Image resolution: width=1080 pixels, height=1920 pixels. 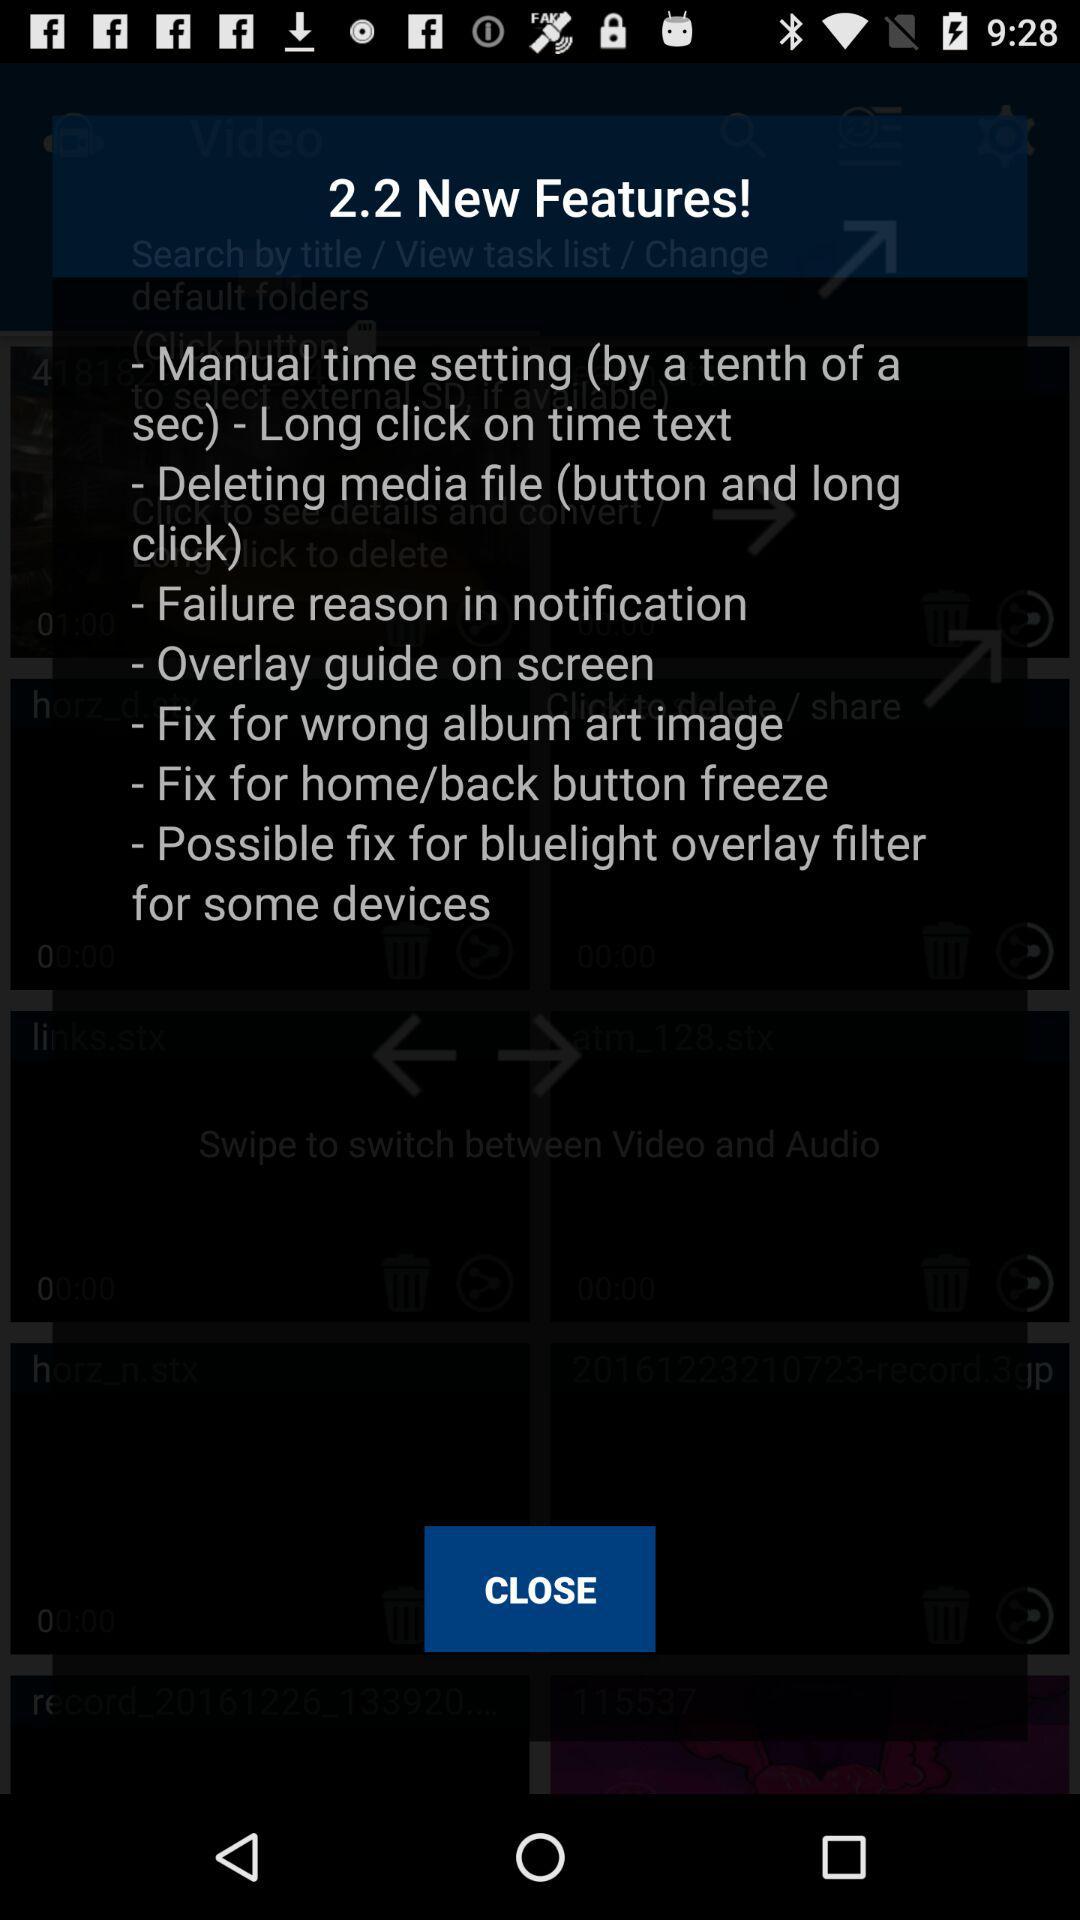 I want to click on the manual time setting item, so click(x=540, y=914).